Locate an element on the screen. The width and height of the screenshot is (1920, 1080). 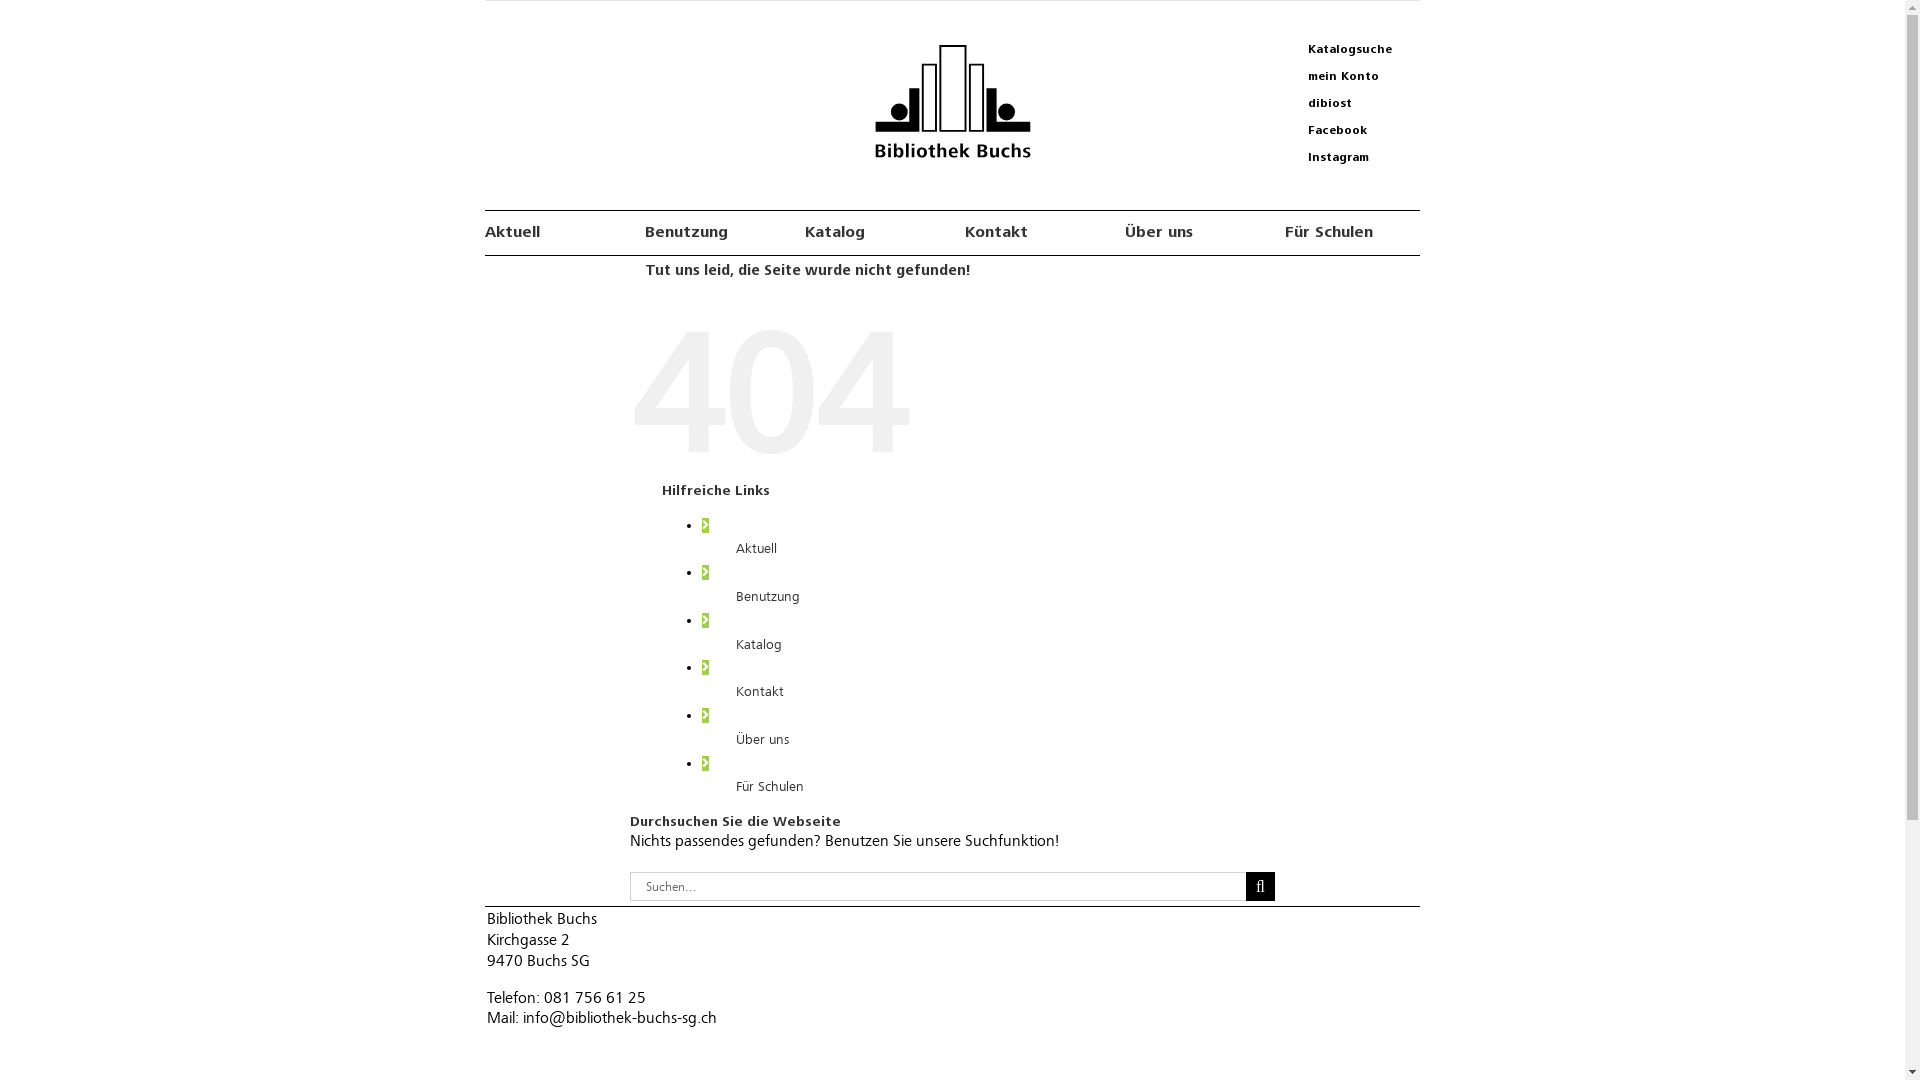
'Aktuell' is located at coordinates (755, 548).